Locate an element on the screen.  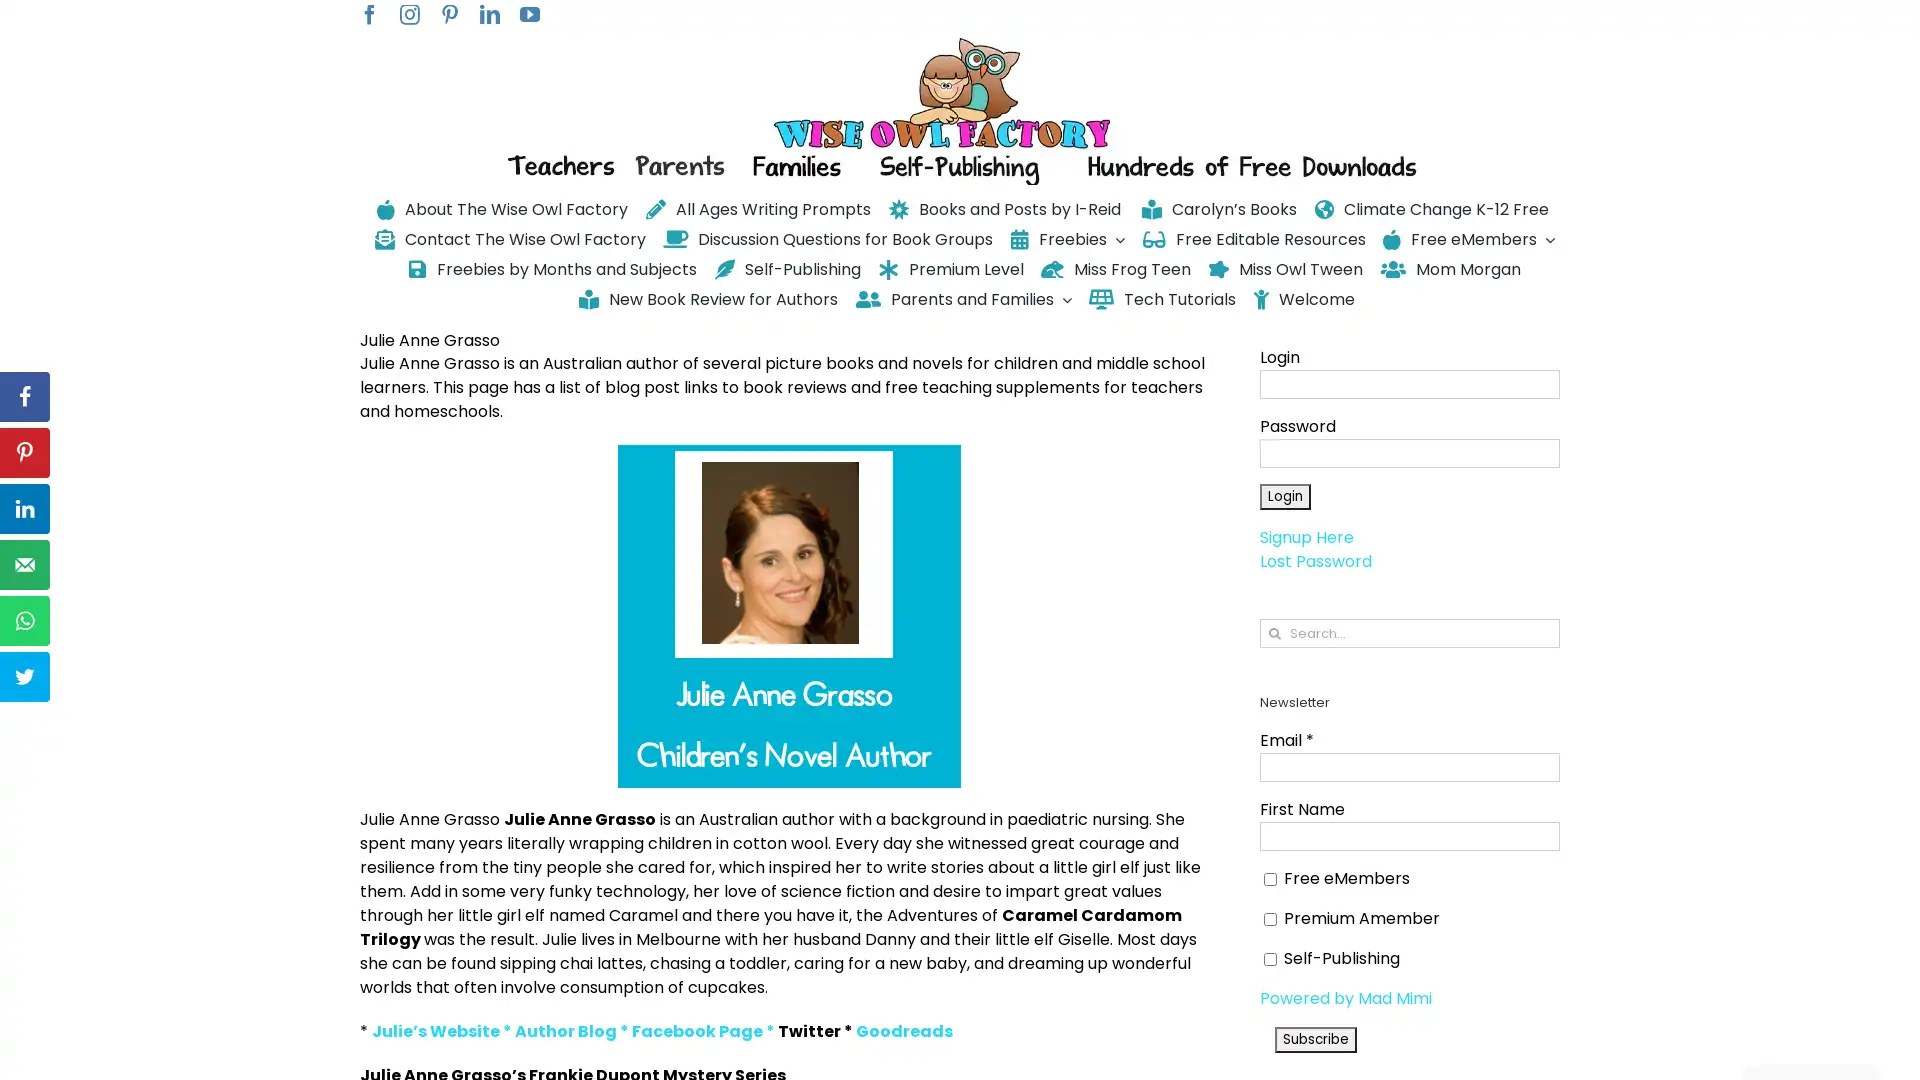
Subscribe is located at coordinates (1315, 1037).